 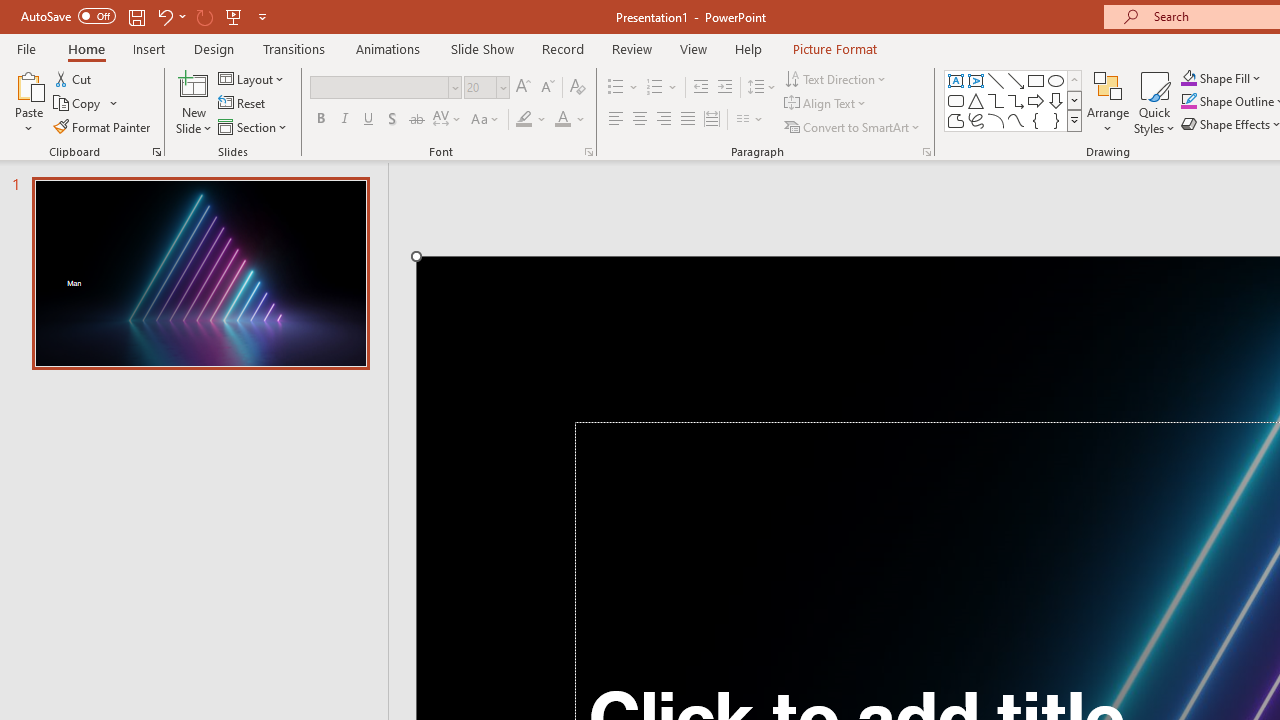 I want to click on 'Shape Outline Blue, Accent 1', so click(x=1189, y=101).